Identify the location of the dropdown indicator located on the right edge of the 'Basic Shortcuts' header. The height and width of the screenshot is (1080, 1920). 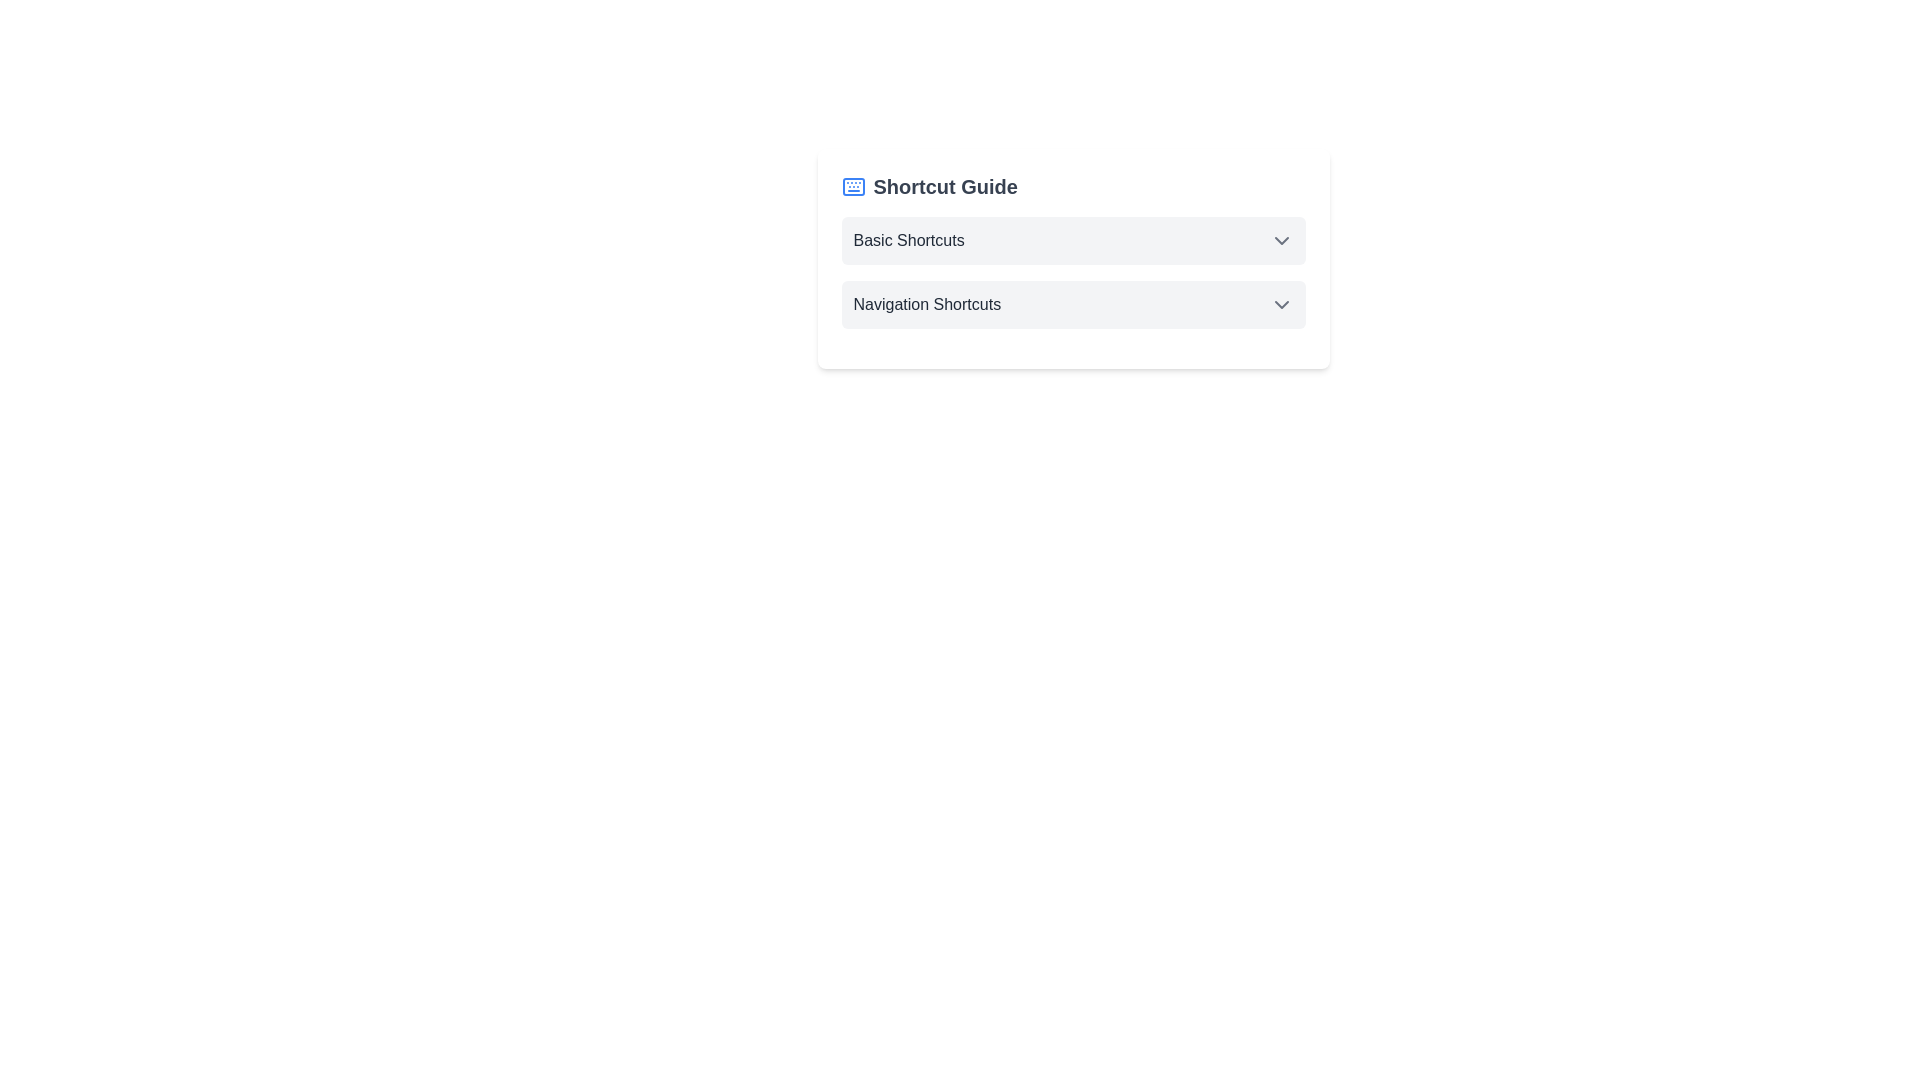
(1281, 239).